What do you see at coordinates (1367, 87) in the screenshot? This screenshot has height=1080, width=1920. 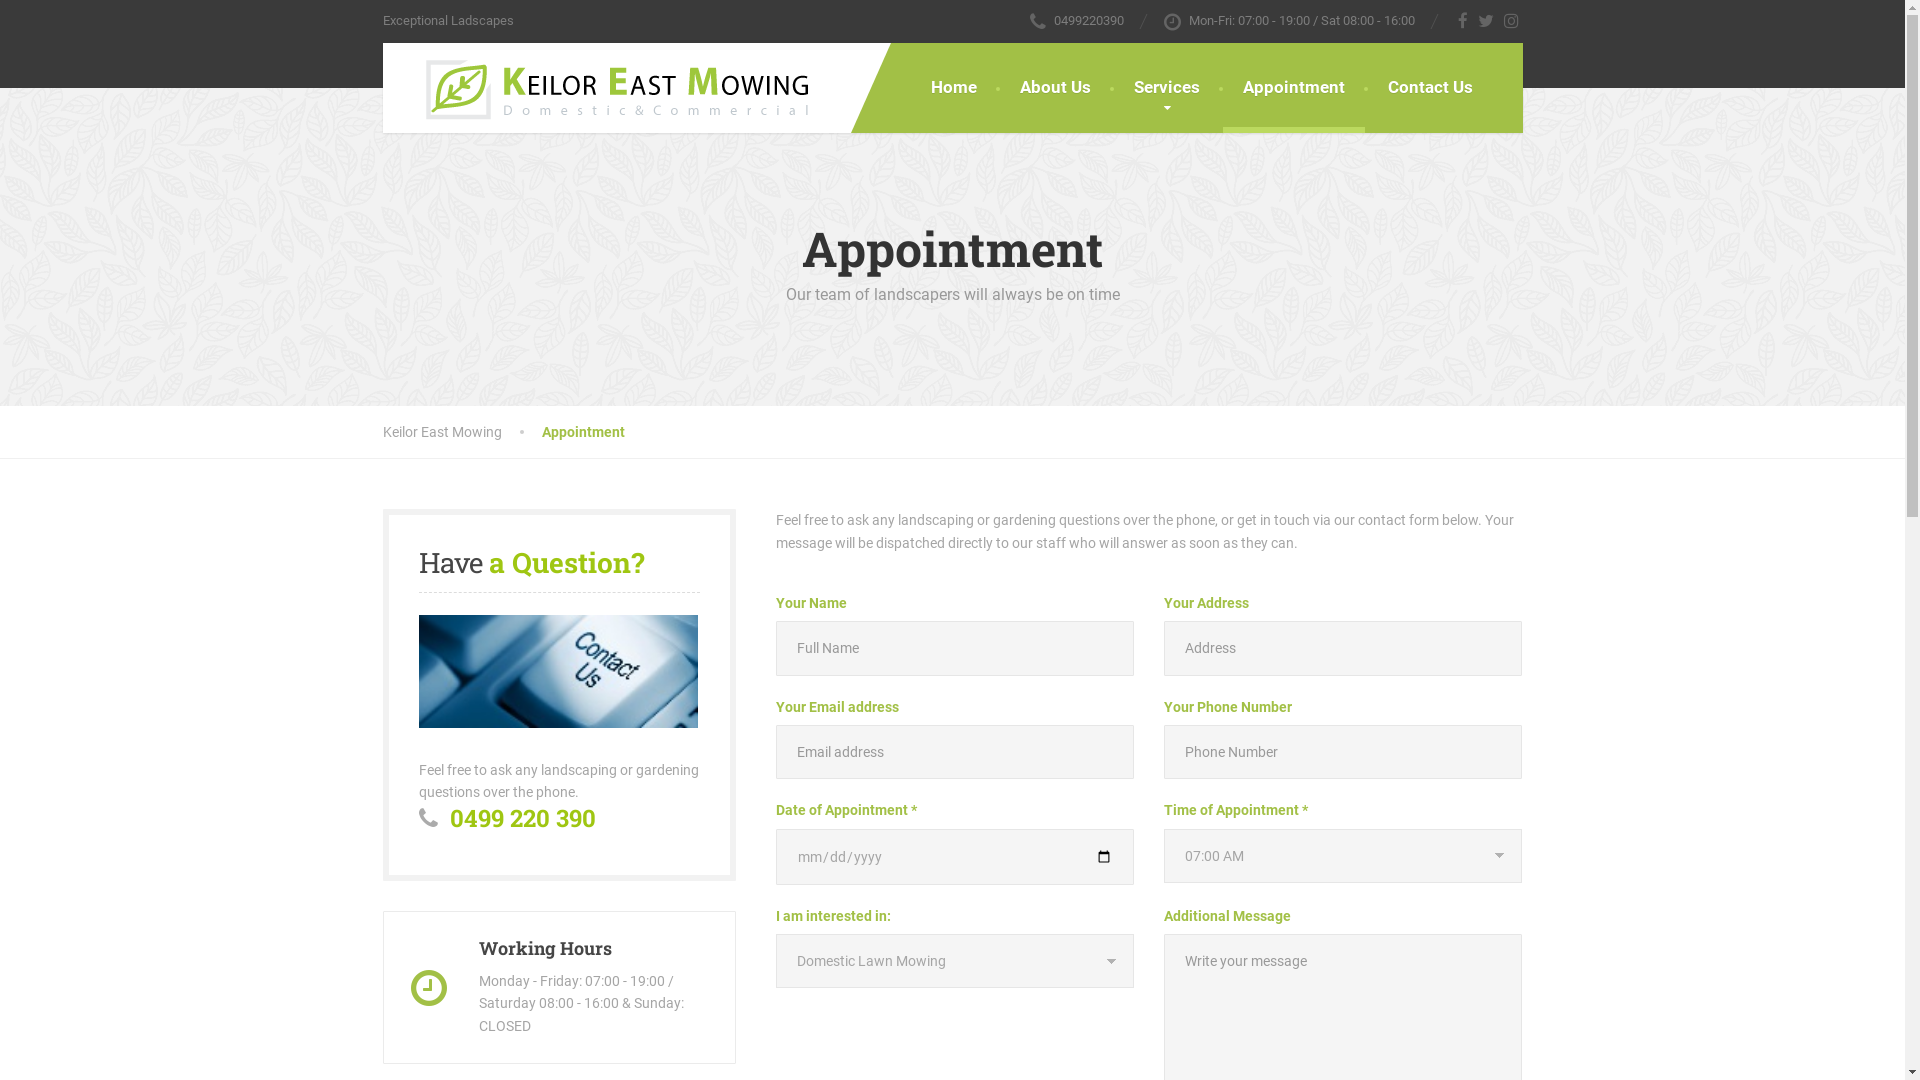 I see `'Contact Us'` at bounding box center [1367, 87].